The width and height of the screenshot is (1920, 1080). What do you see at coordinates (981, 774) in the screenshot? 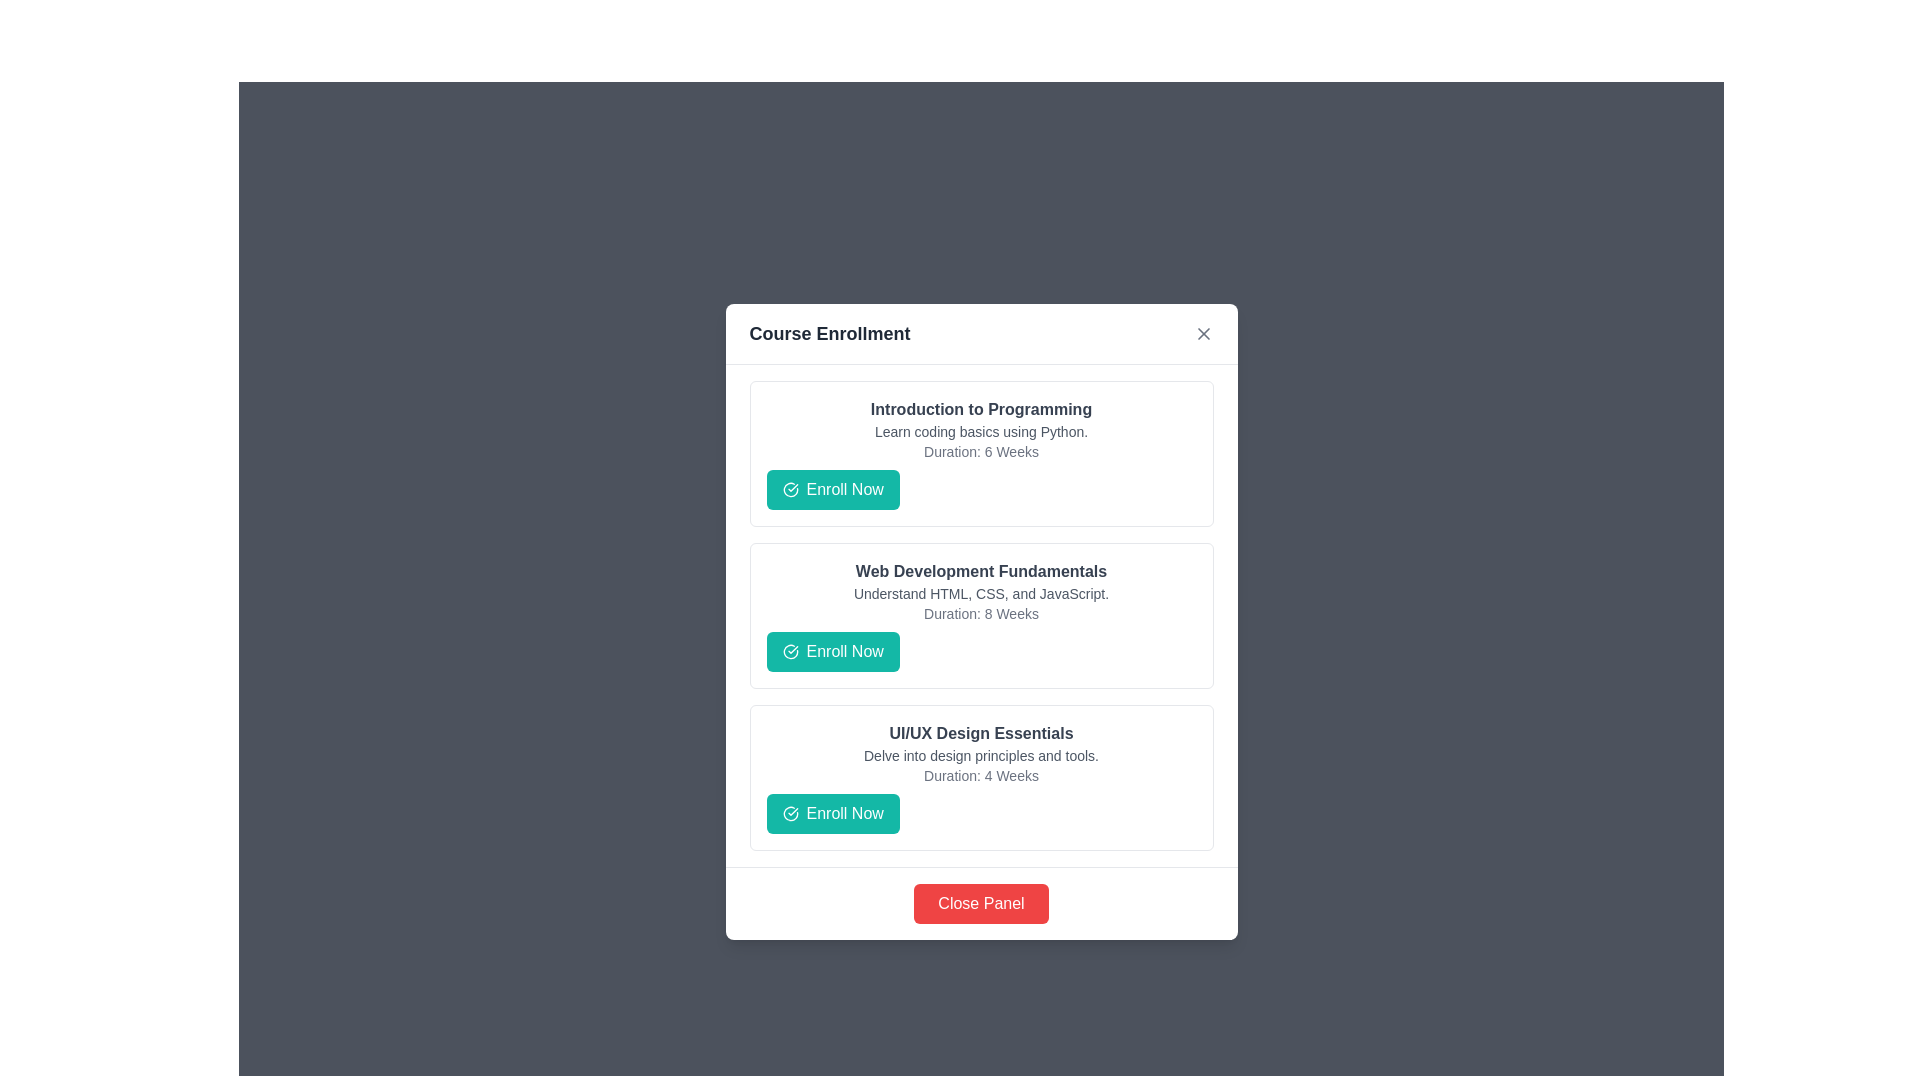
I see `the static text label that reads 'Duration: 4 Weeks', which is located in the third course card above the 'Enroll Now' button` at bounding box center [981, 774].